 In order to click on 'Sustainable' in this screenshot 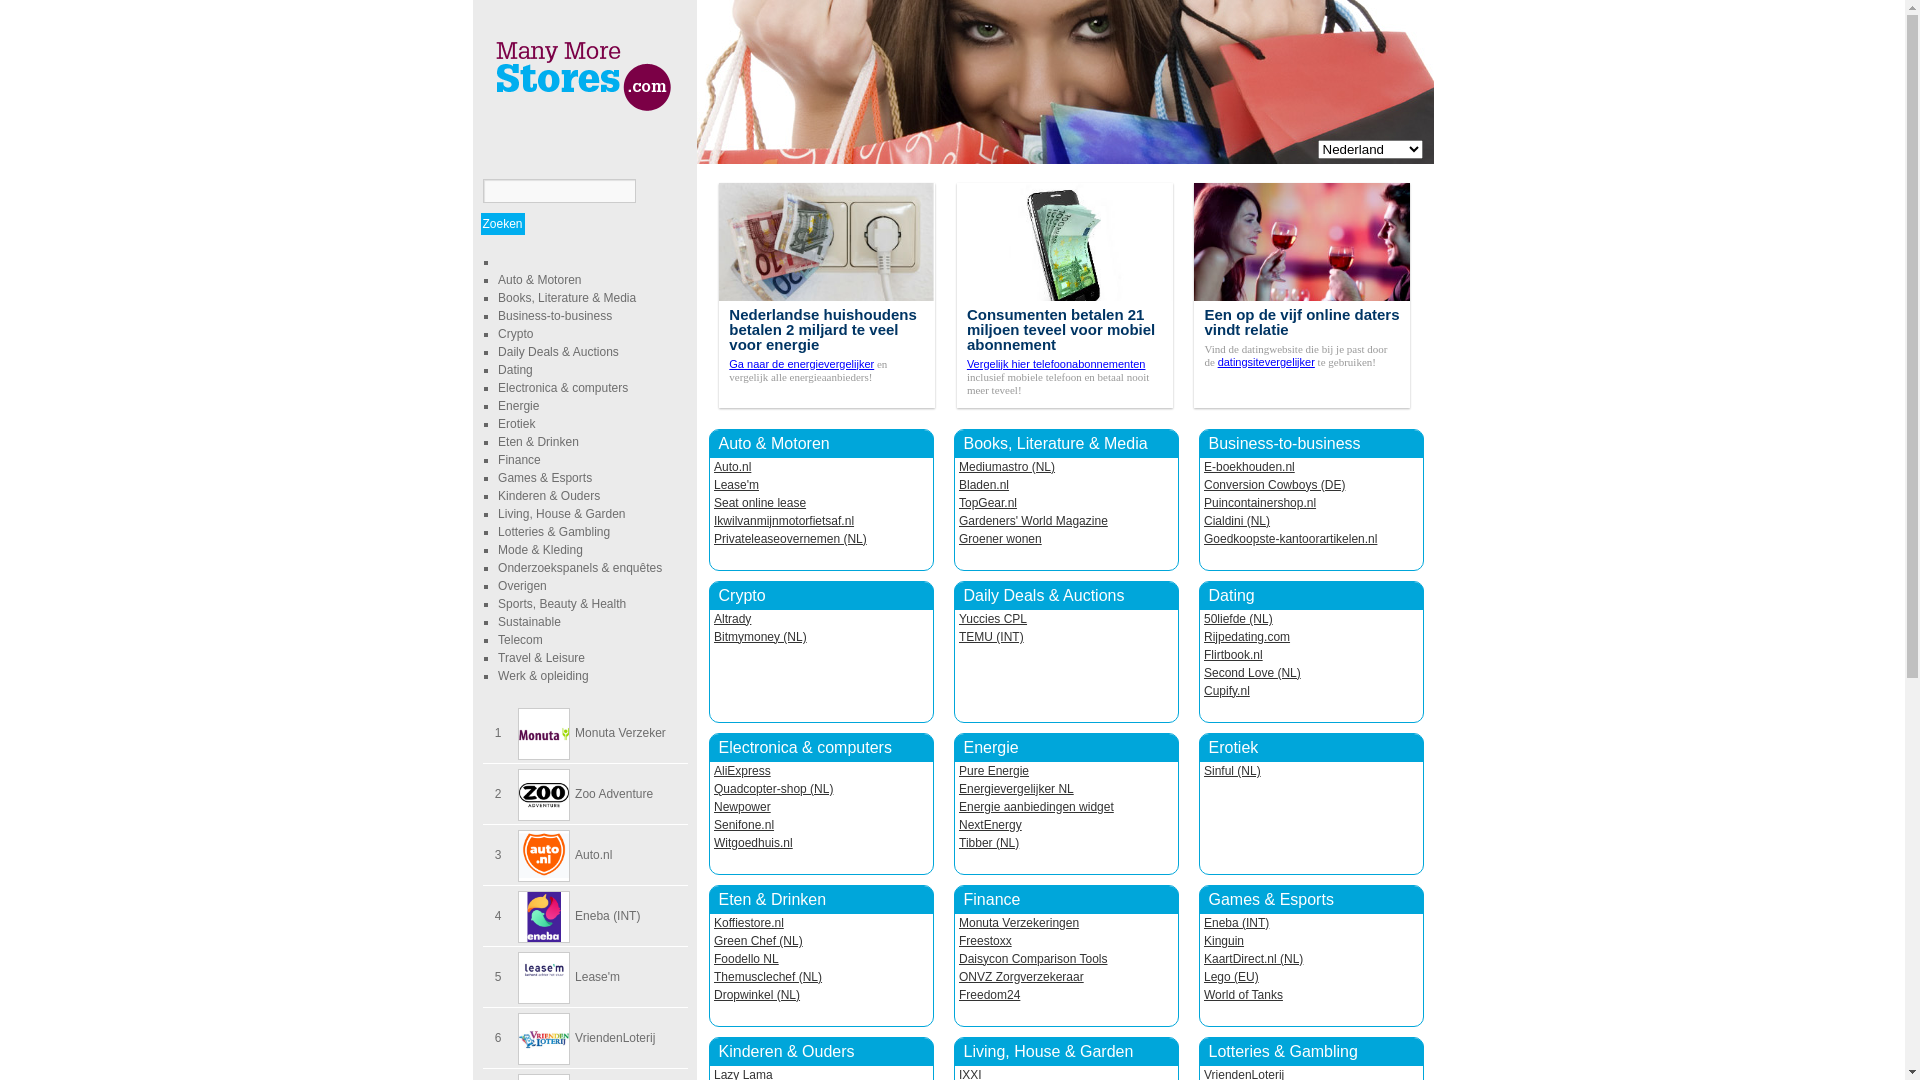, I will do `click(529, 620)`.